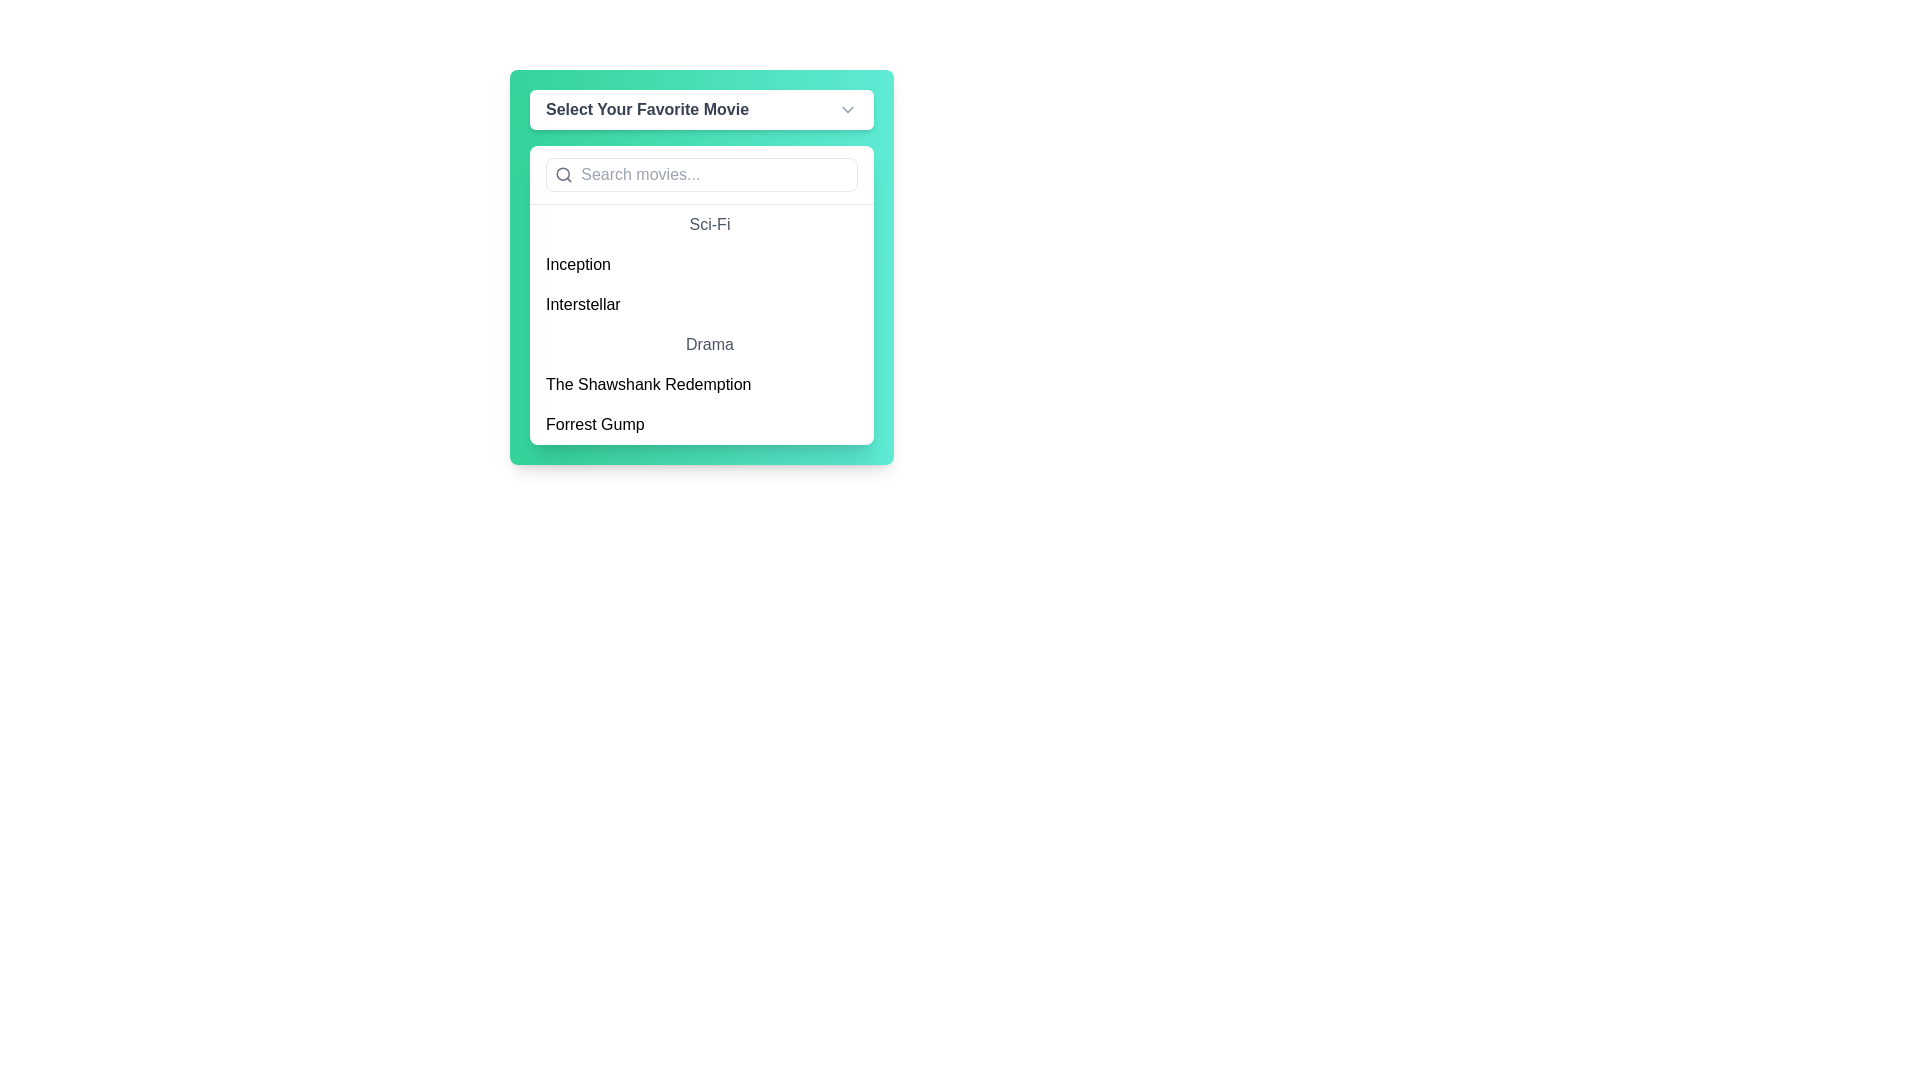 The width and height of the screenshot is (1920, 1080). Describe the element at coordinates (563, 173) in the screenshot. I see `the search icon located immediately to the left of the text input field, which visually indicates the search functionality` at that location.